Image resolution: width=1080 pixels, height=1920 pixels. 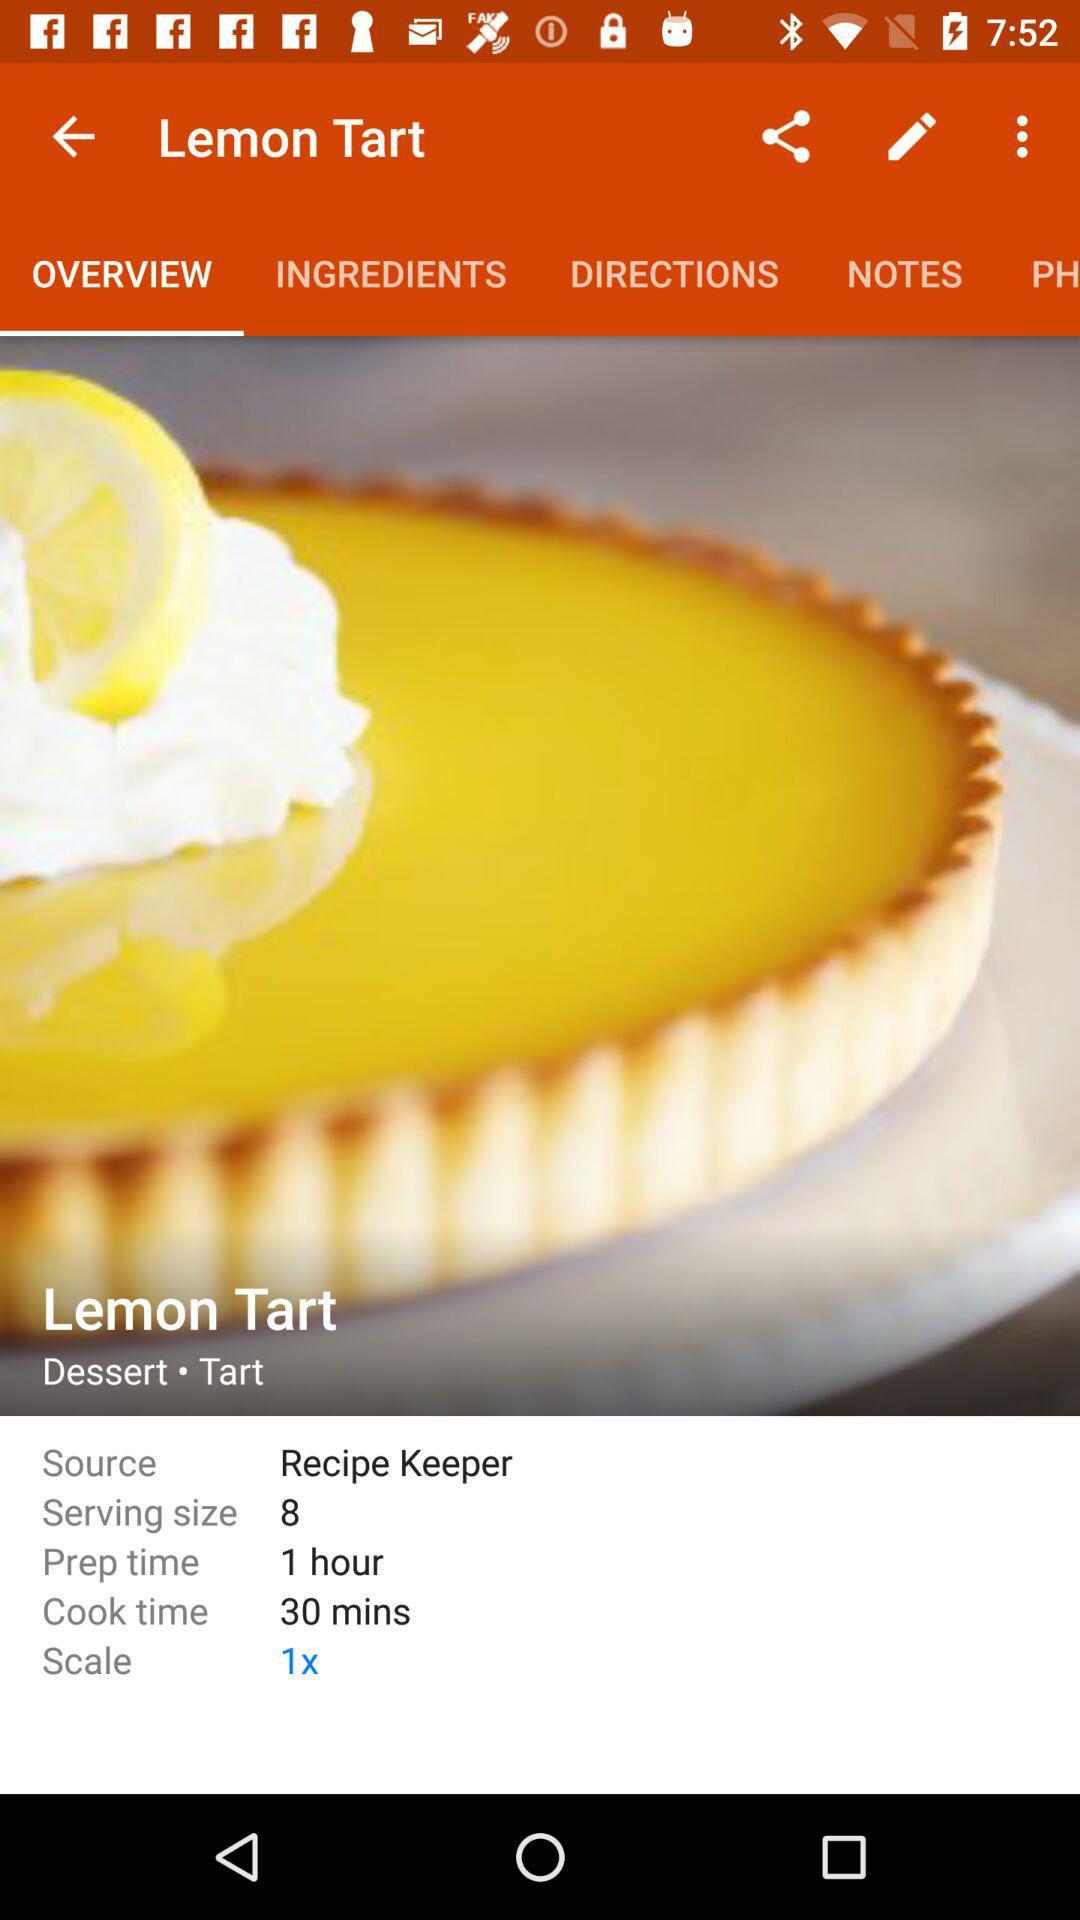 What do you see at coordinates (911, 136) in the screenshot?
I see `the edit icon` at bounding box center [911, 136].